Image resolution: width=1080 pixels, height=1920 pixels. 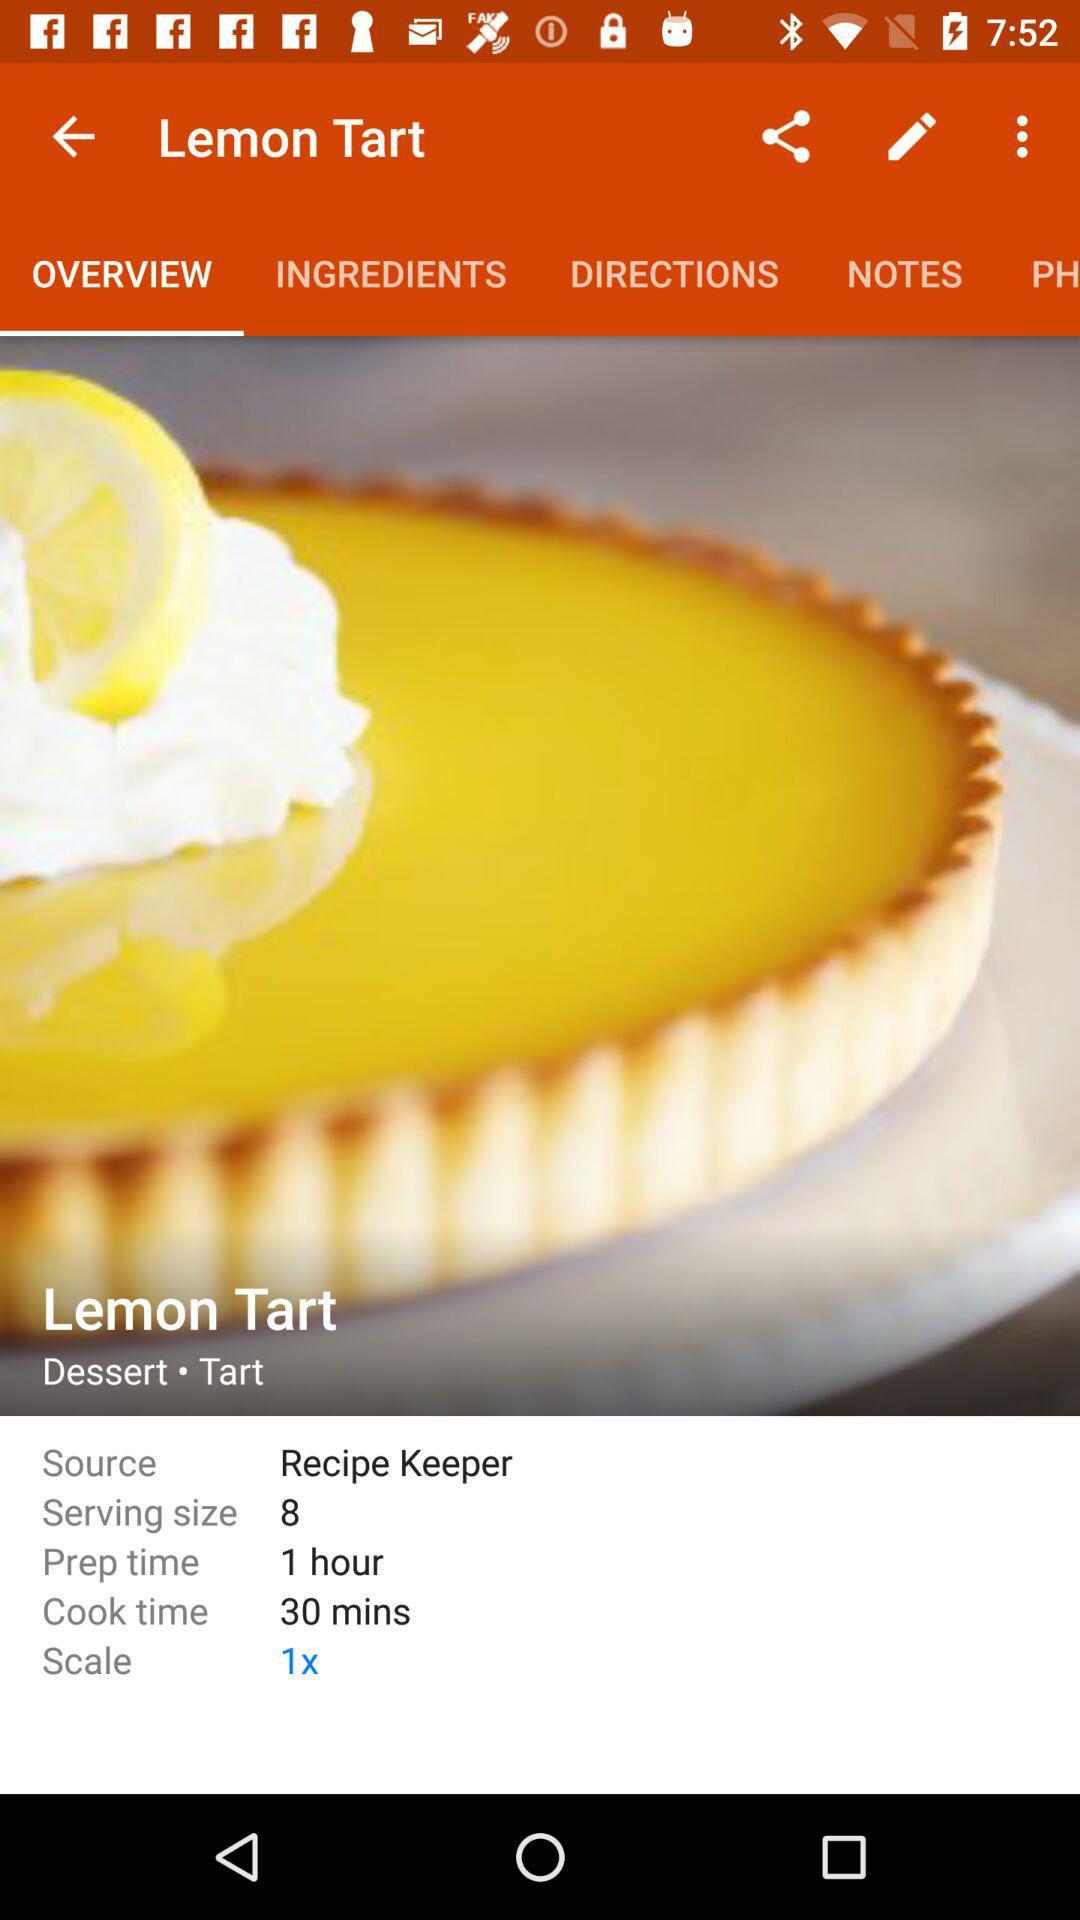 What do you see at coordinates (911, 136) in the screenshot?
I see `the edit icon` at bounding box center [911, 136].